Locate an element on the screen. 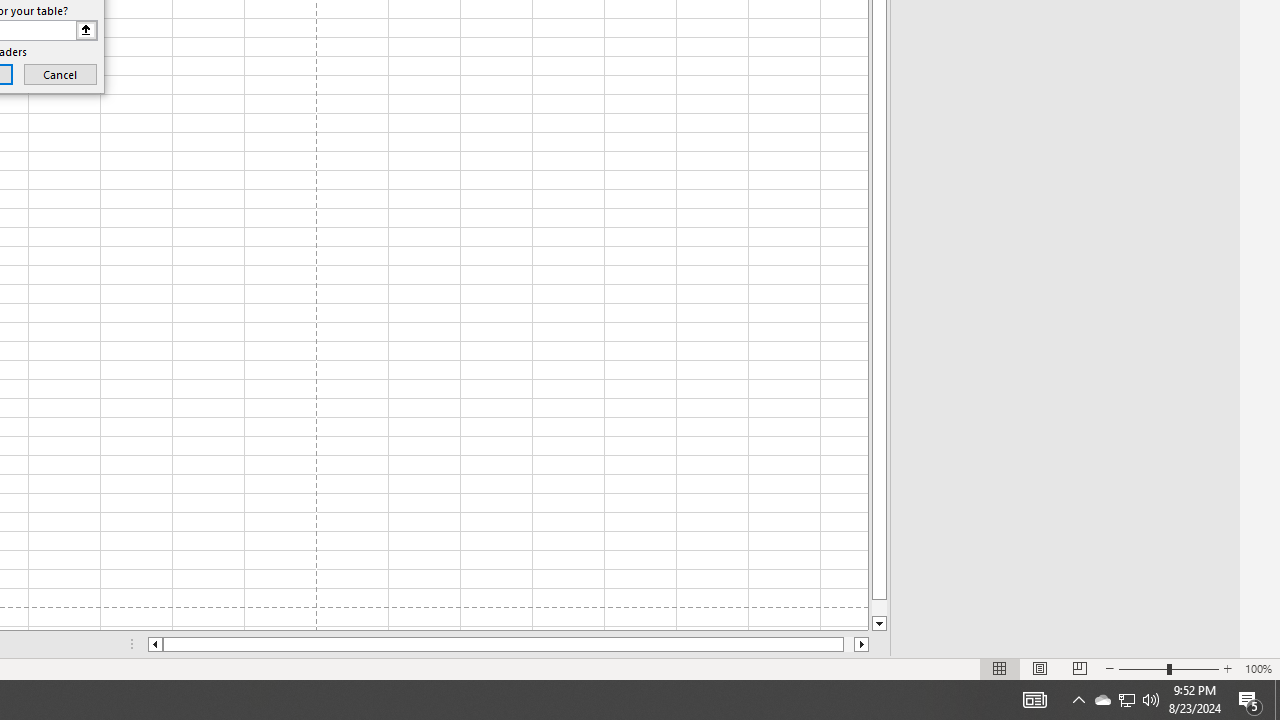  'Normal' is located at coordinates (1000, 669).